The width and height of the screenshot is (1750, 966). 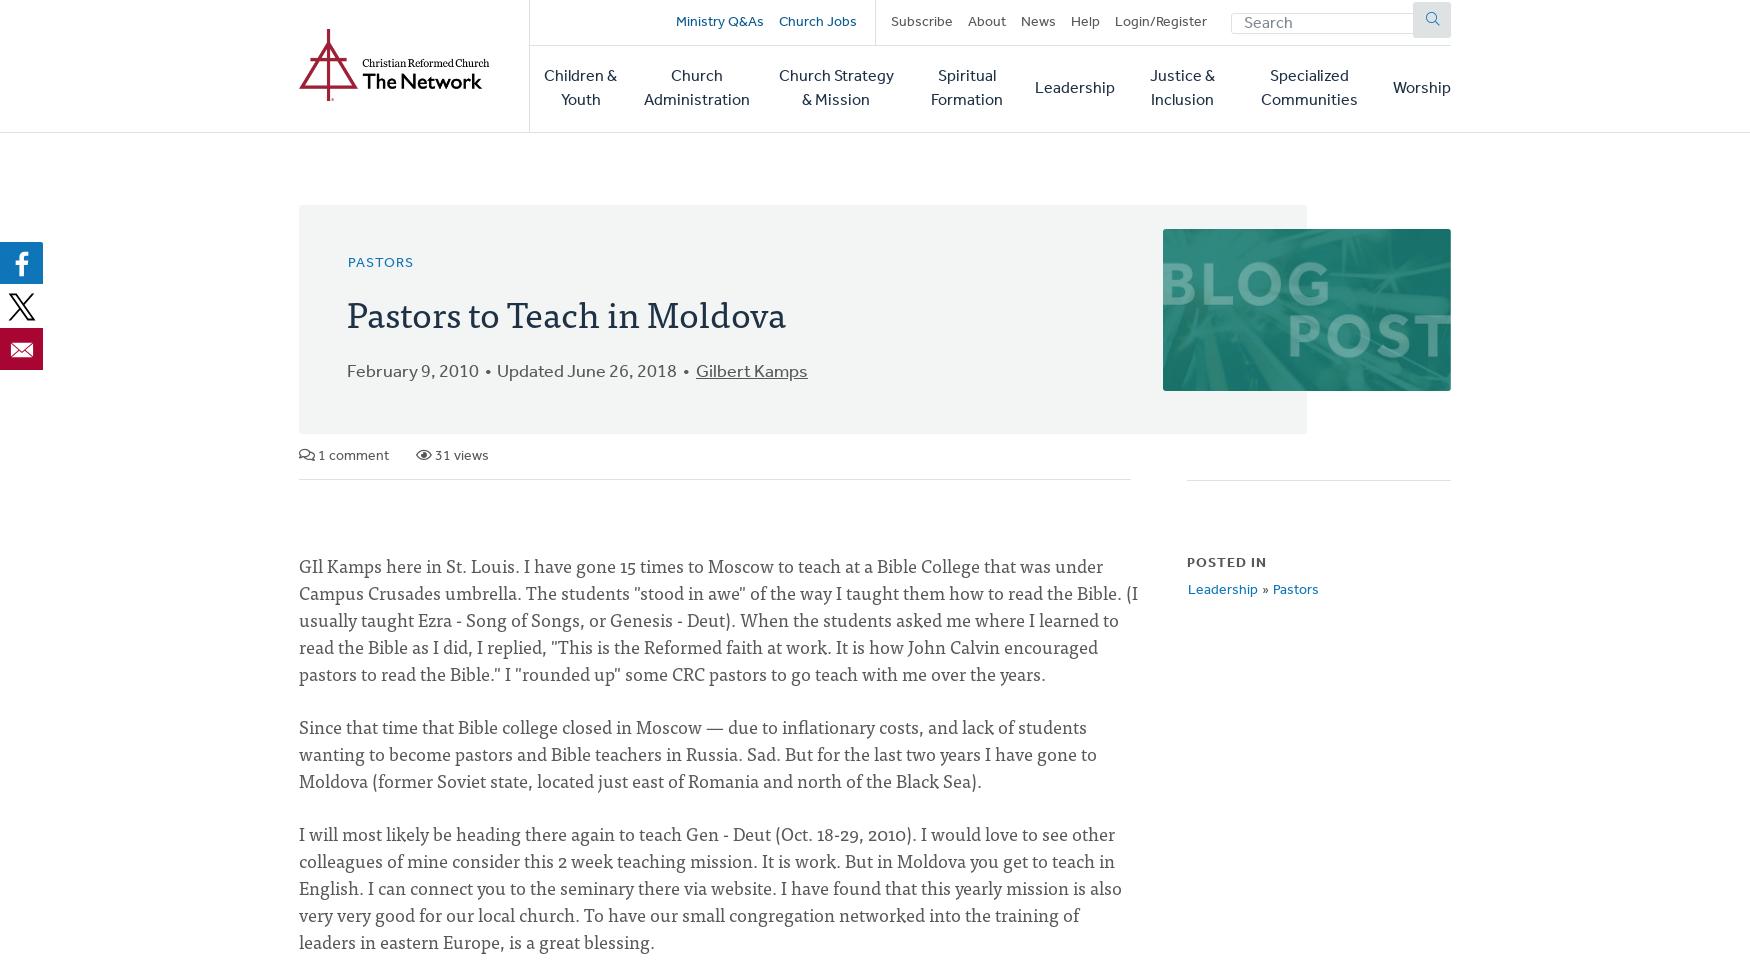 What do you see at coordinates (1084, 21) in the screenshot?
I see `'Help'` at bounding box center [1084, 21].